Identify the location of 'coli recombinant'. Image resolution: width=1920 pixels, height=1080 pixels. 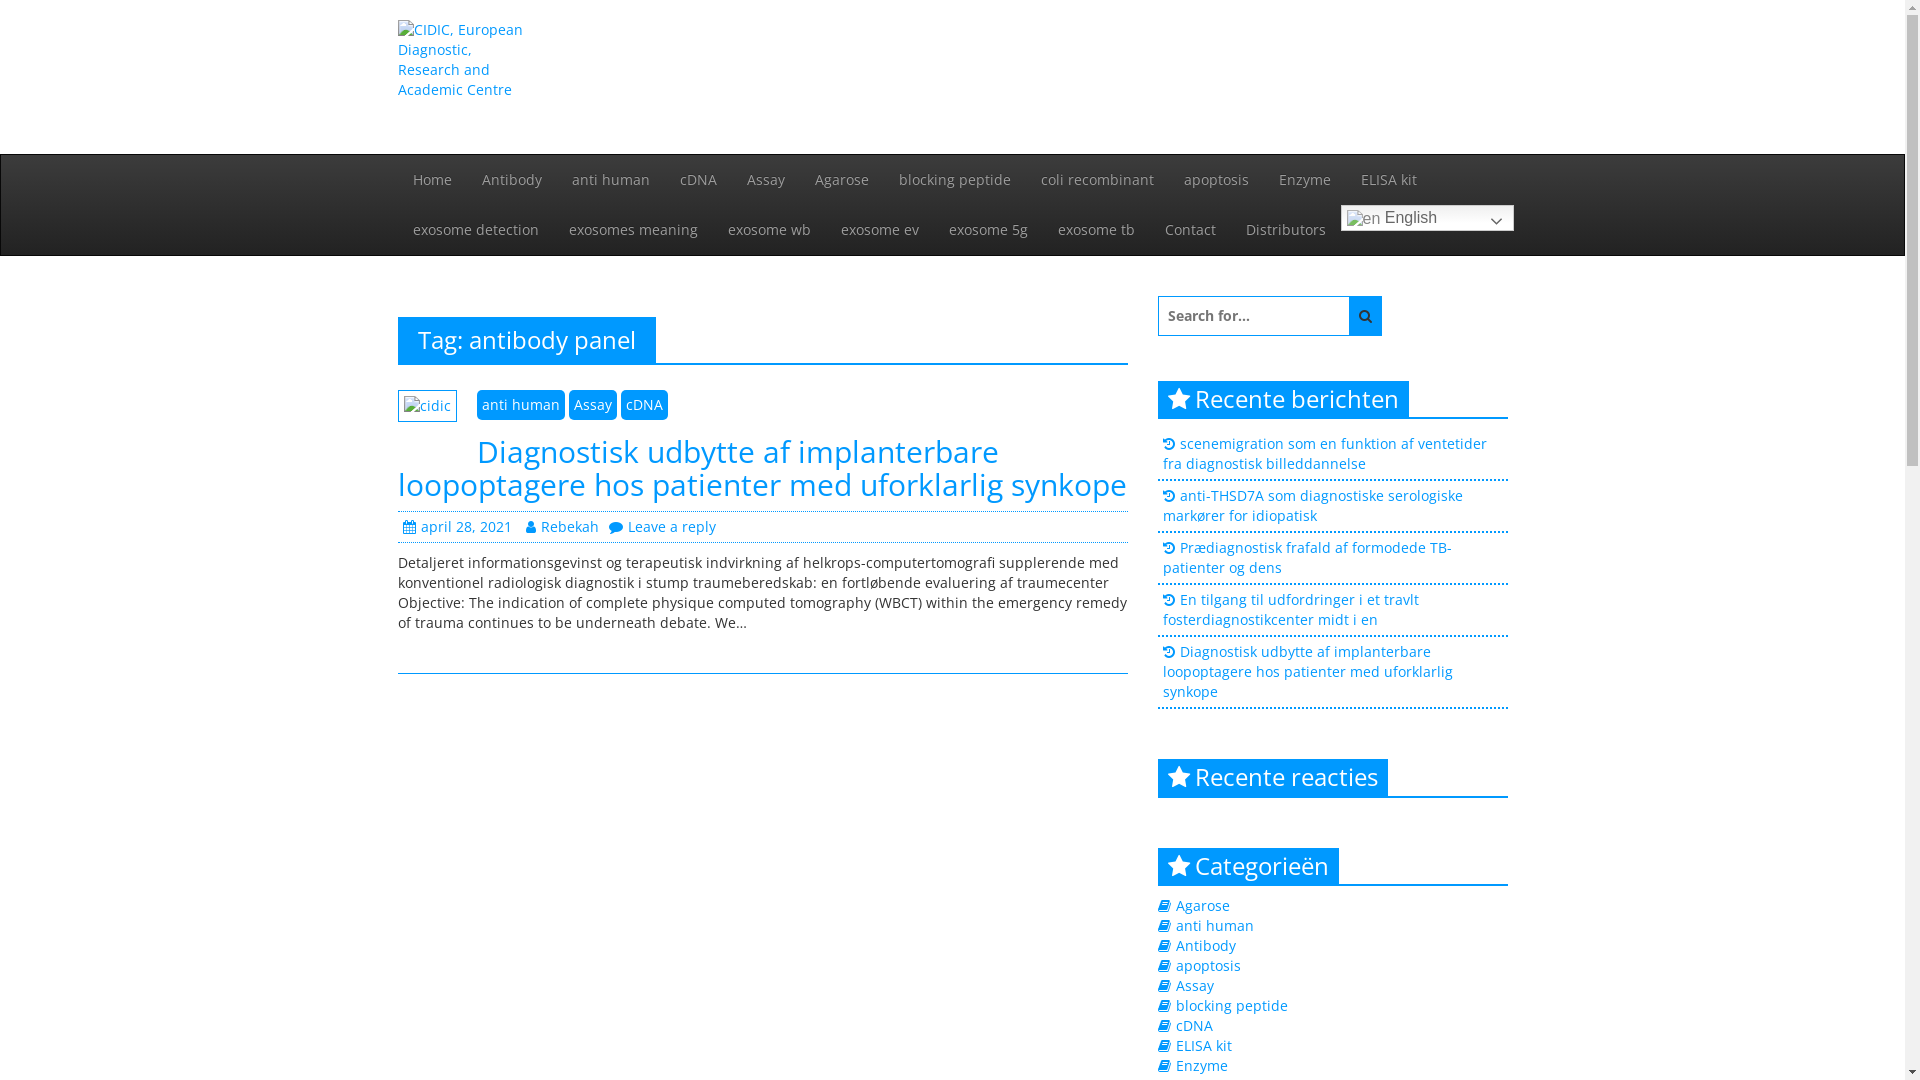
(1096, 180).